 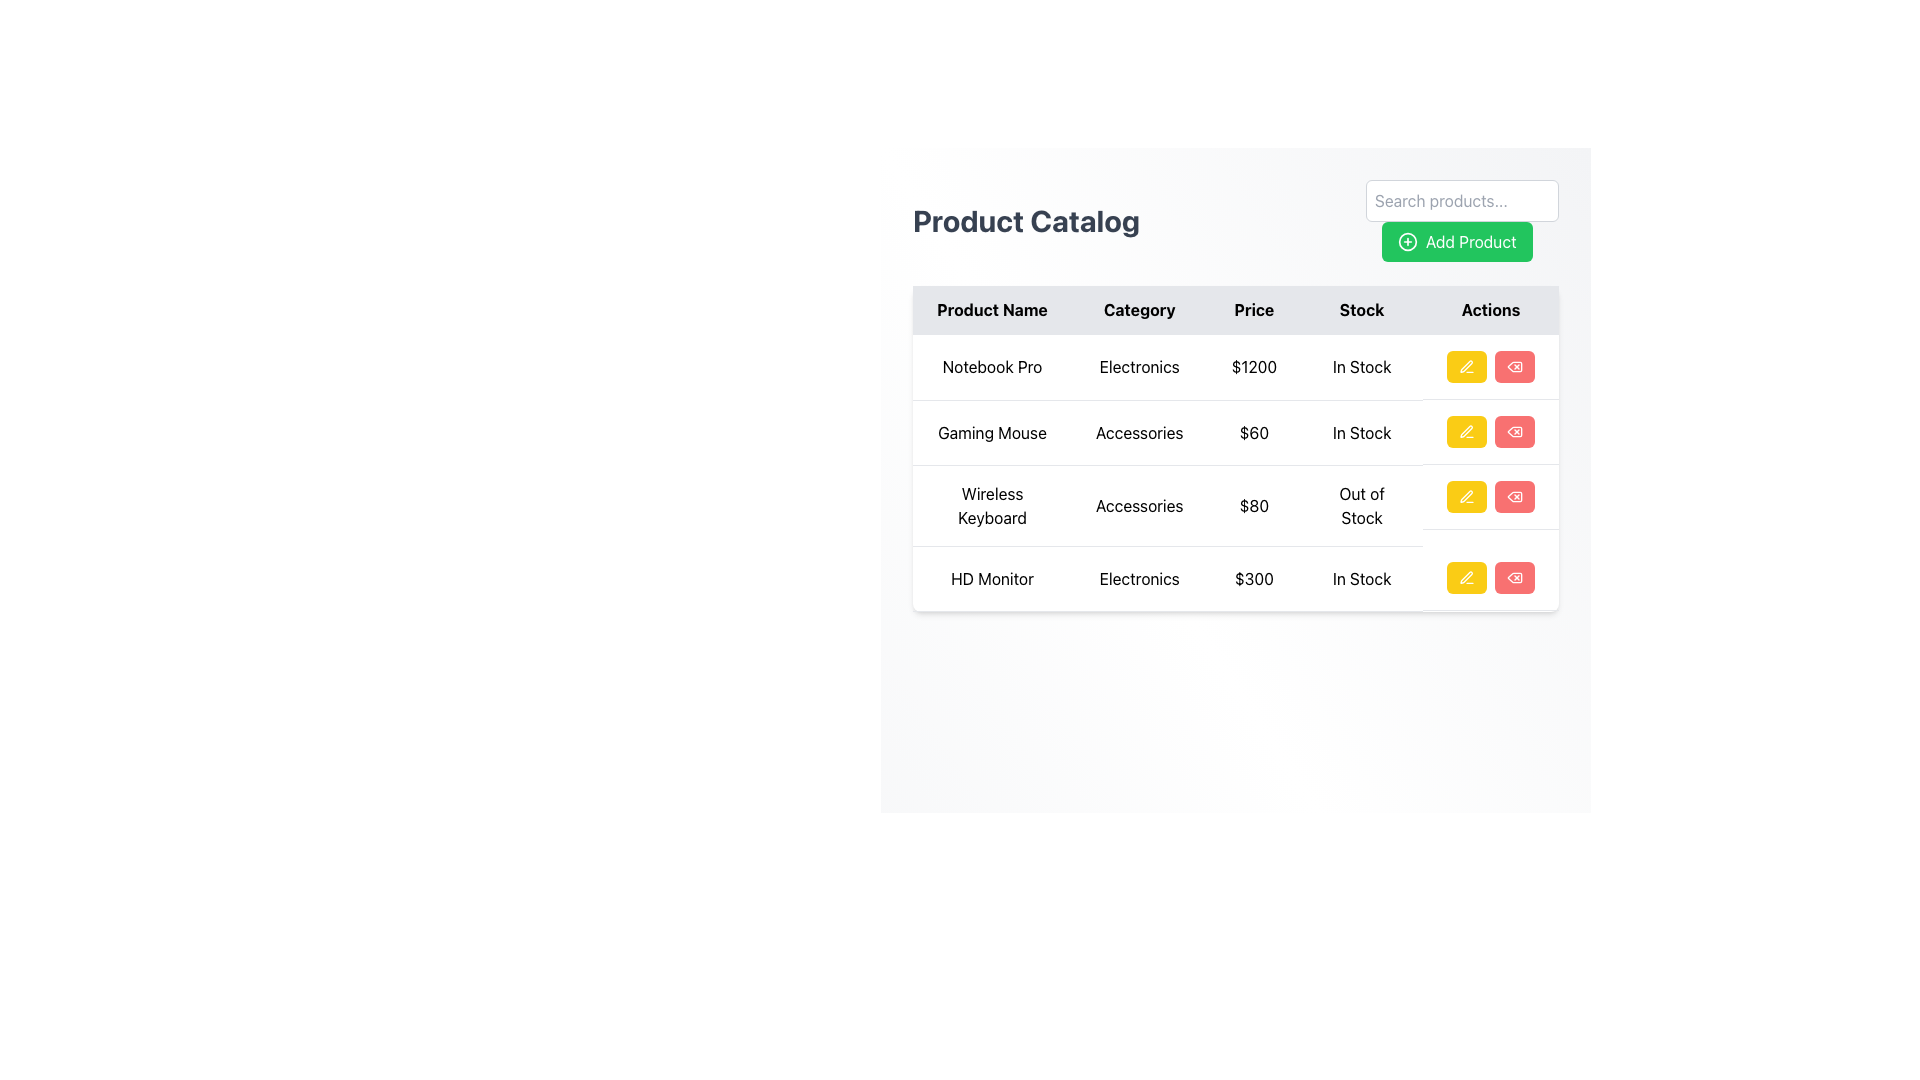 I want to click on the 'Wireless Keyboard' text label in the 'Product Name' column of the second data row in the 'Product Catalog' table, so click(x=992, y=504).